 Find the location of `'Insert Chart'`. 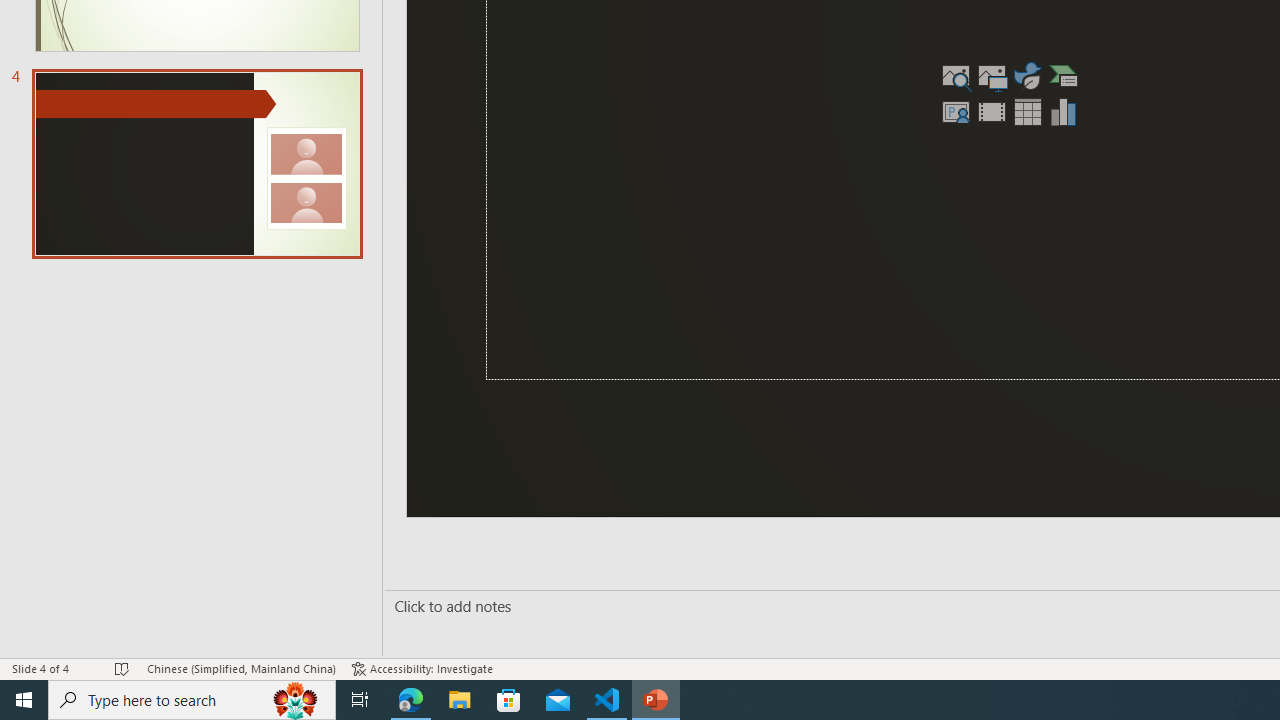

'Insert Chart' is located at coordinates (1063, 111).